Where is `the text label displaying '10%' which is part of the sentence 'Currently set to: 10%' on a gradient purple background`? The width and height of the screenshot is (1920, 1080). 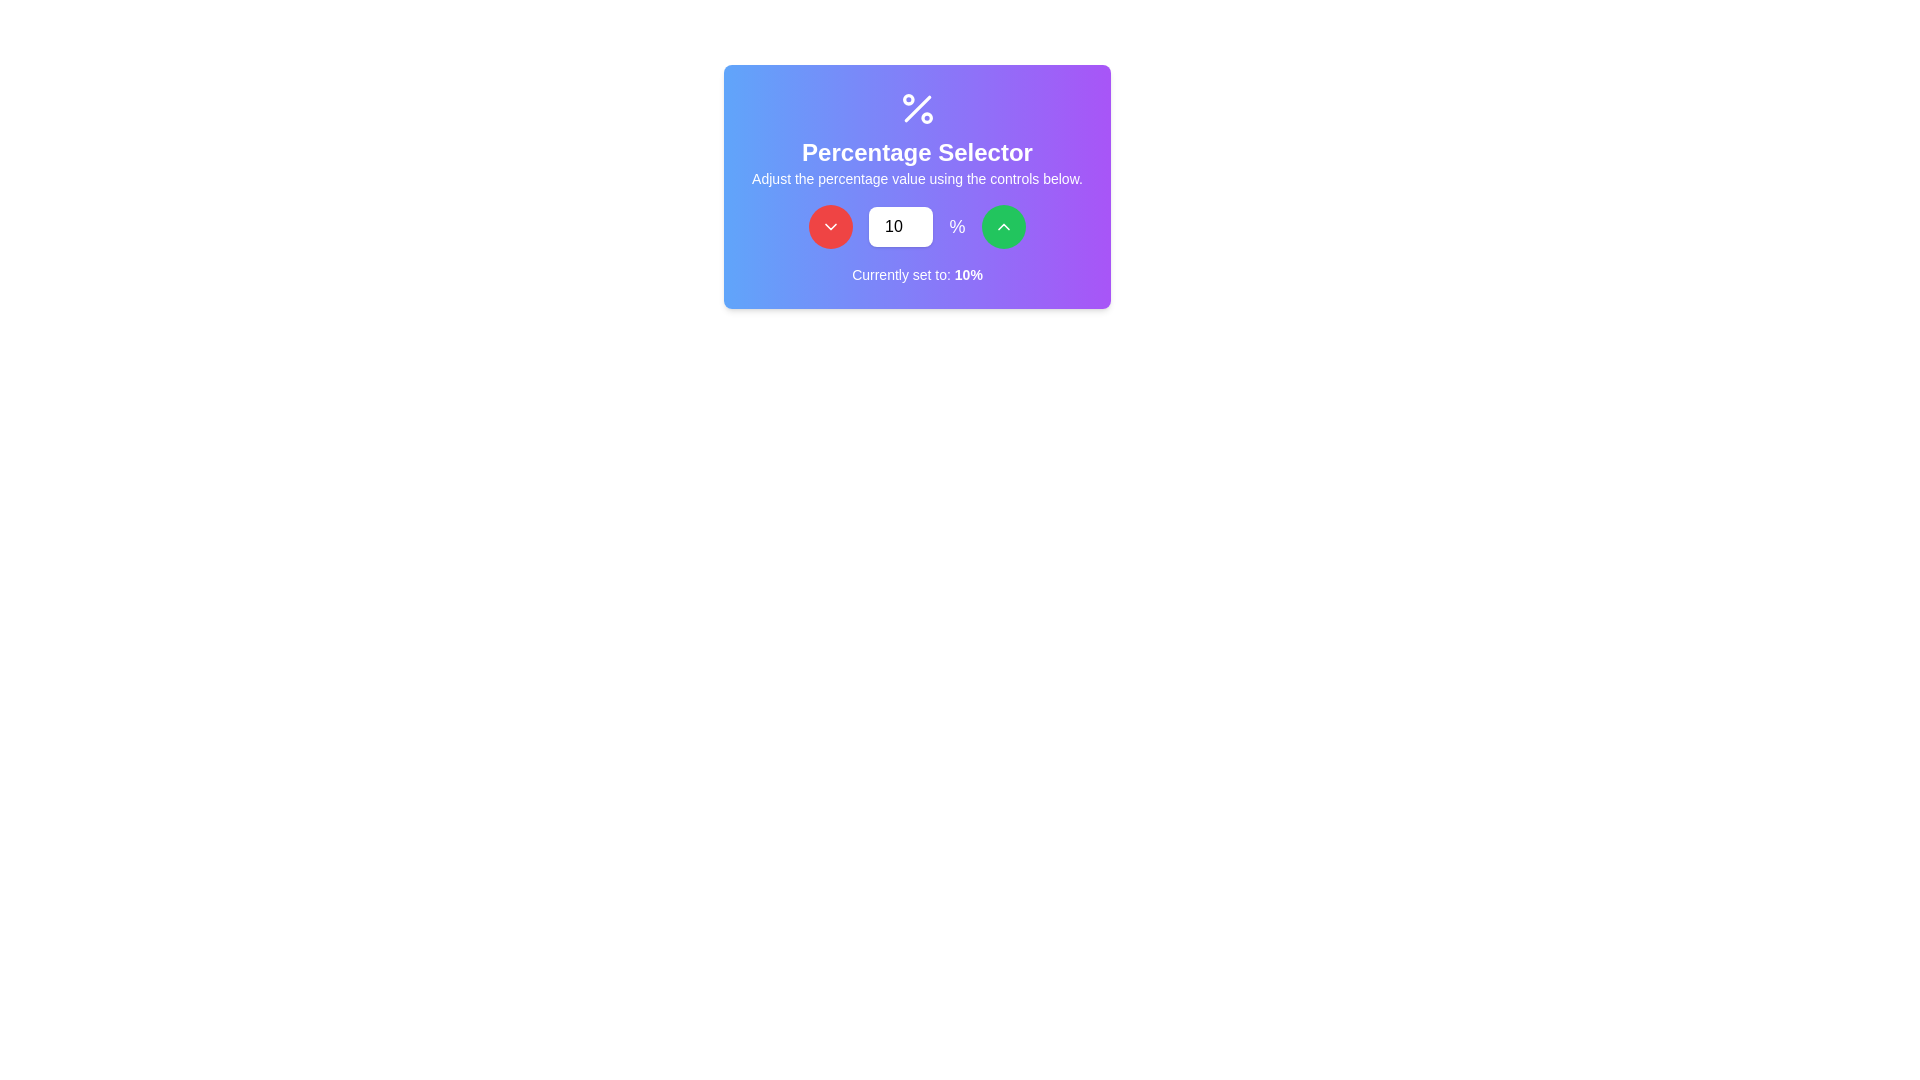
the text label displaying '10%' which is part of the sentence 'Currently set to: 10%' on a gradient purple background is located at coordinates (968, 274).